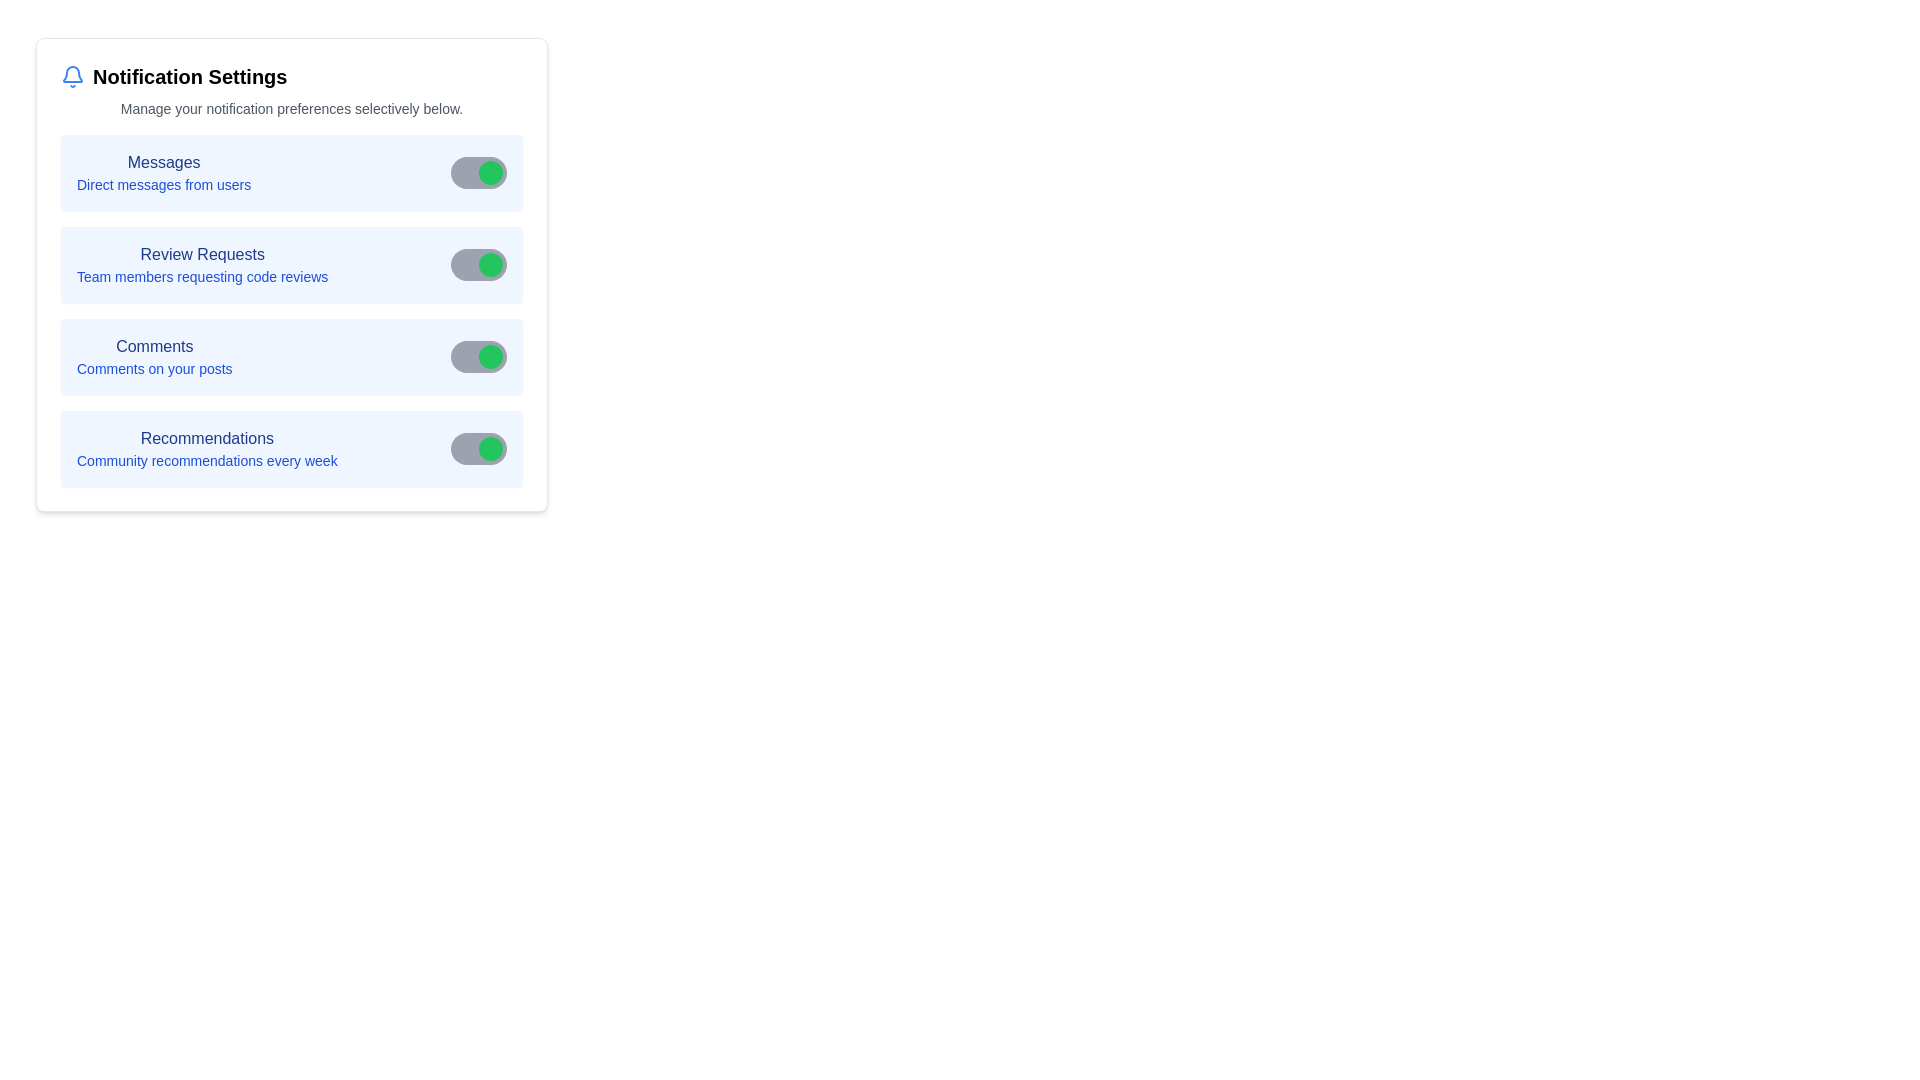  I want to click on the bell-shaped notification icon located near the header text 'Notification Settings', so click(72, 73).